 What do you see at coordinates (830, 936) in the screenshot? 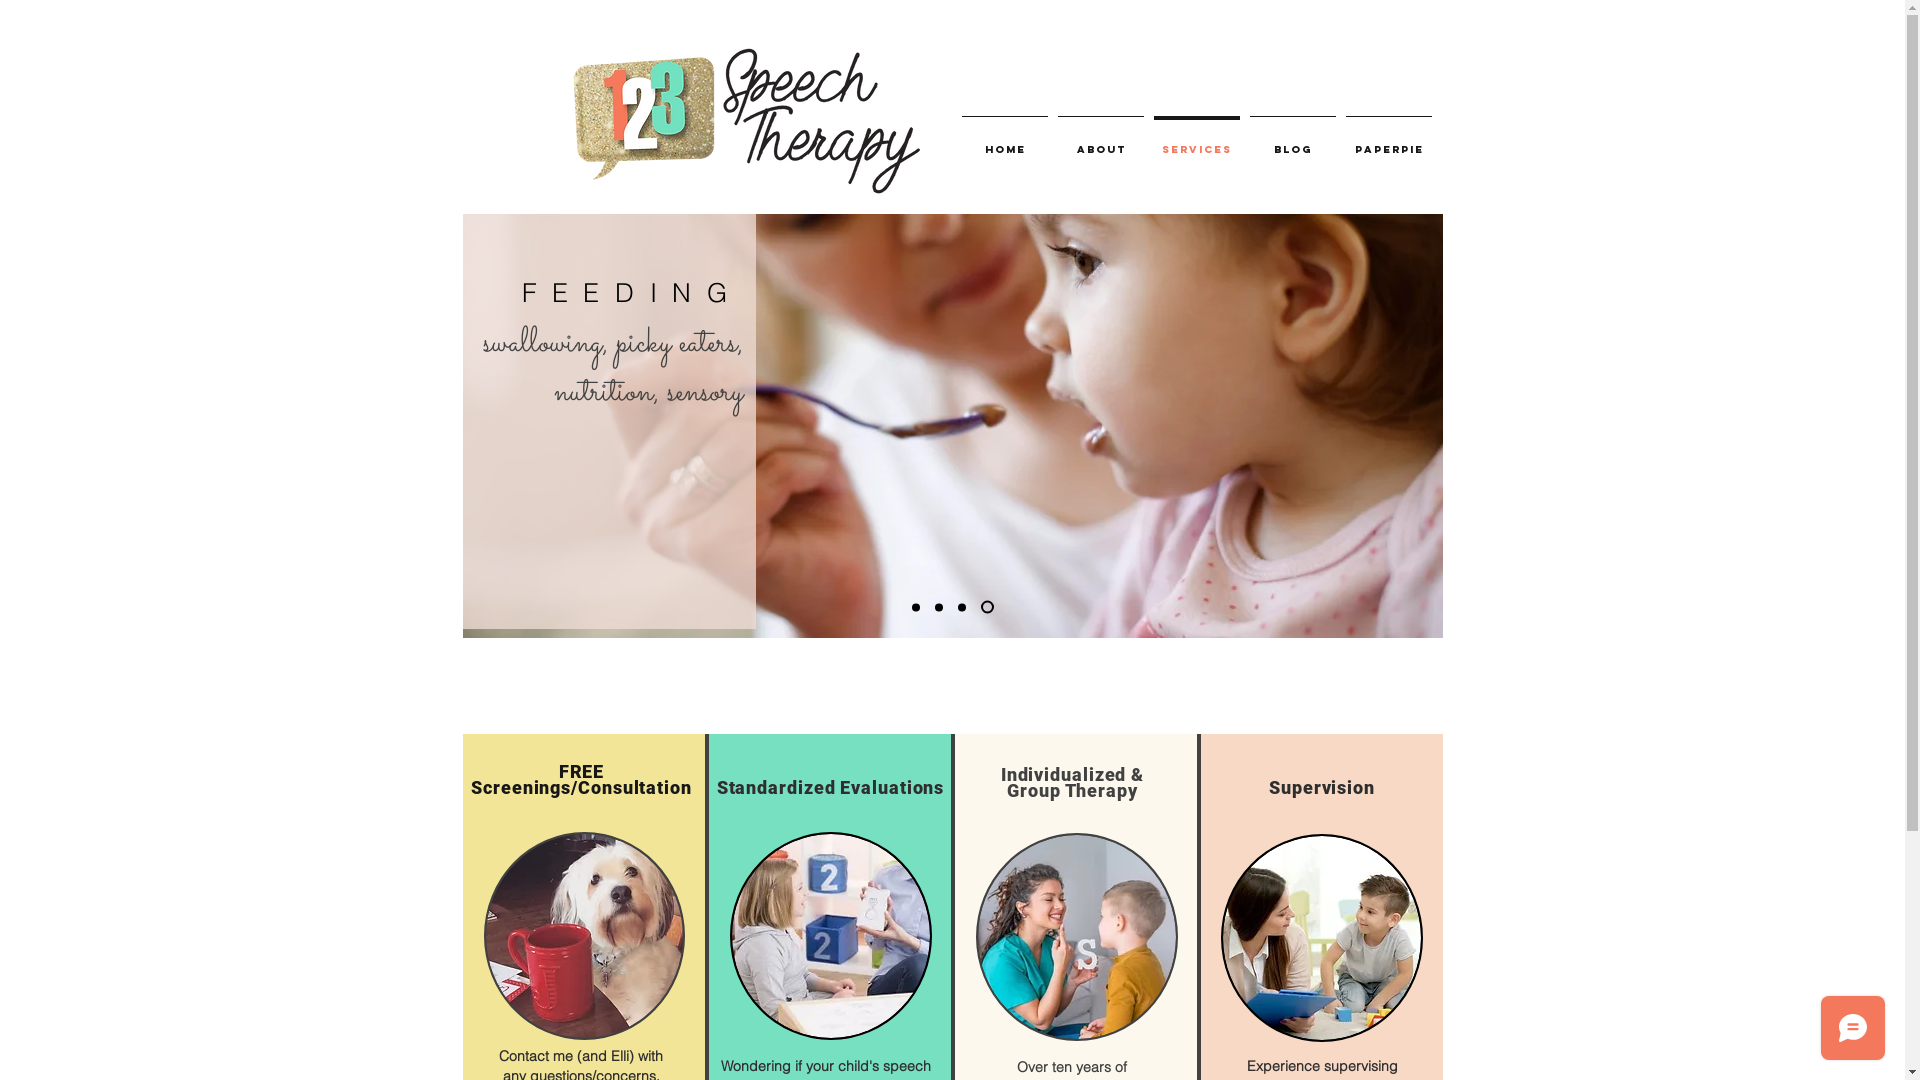
I see `'guy2.jpg'` at bounding box center [830, 936].